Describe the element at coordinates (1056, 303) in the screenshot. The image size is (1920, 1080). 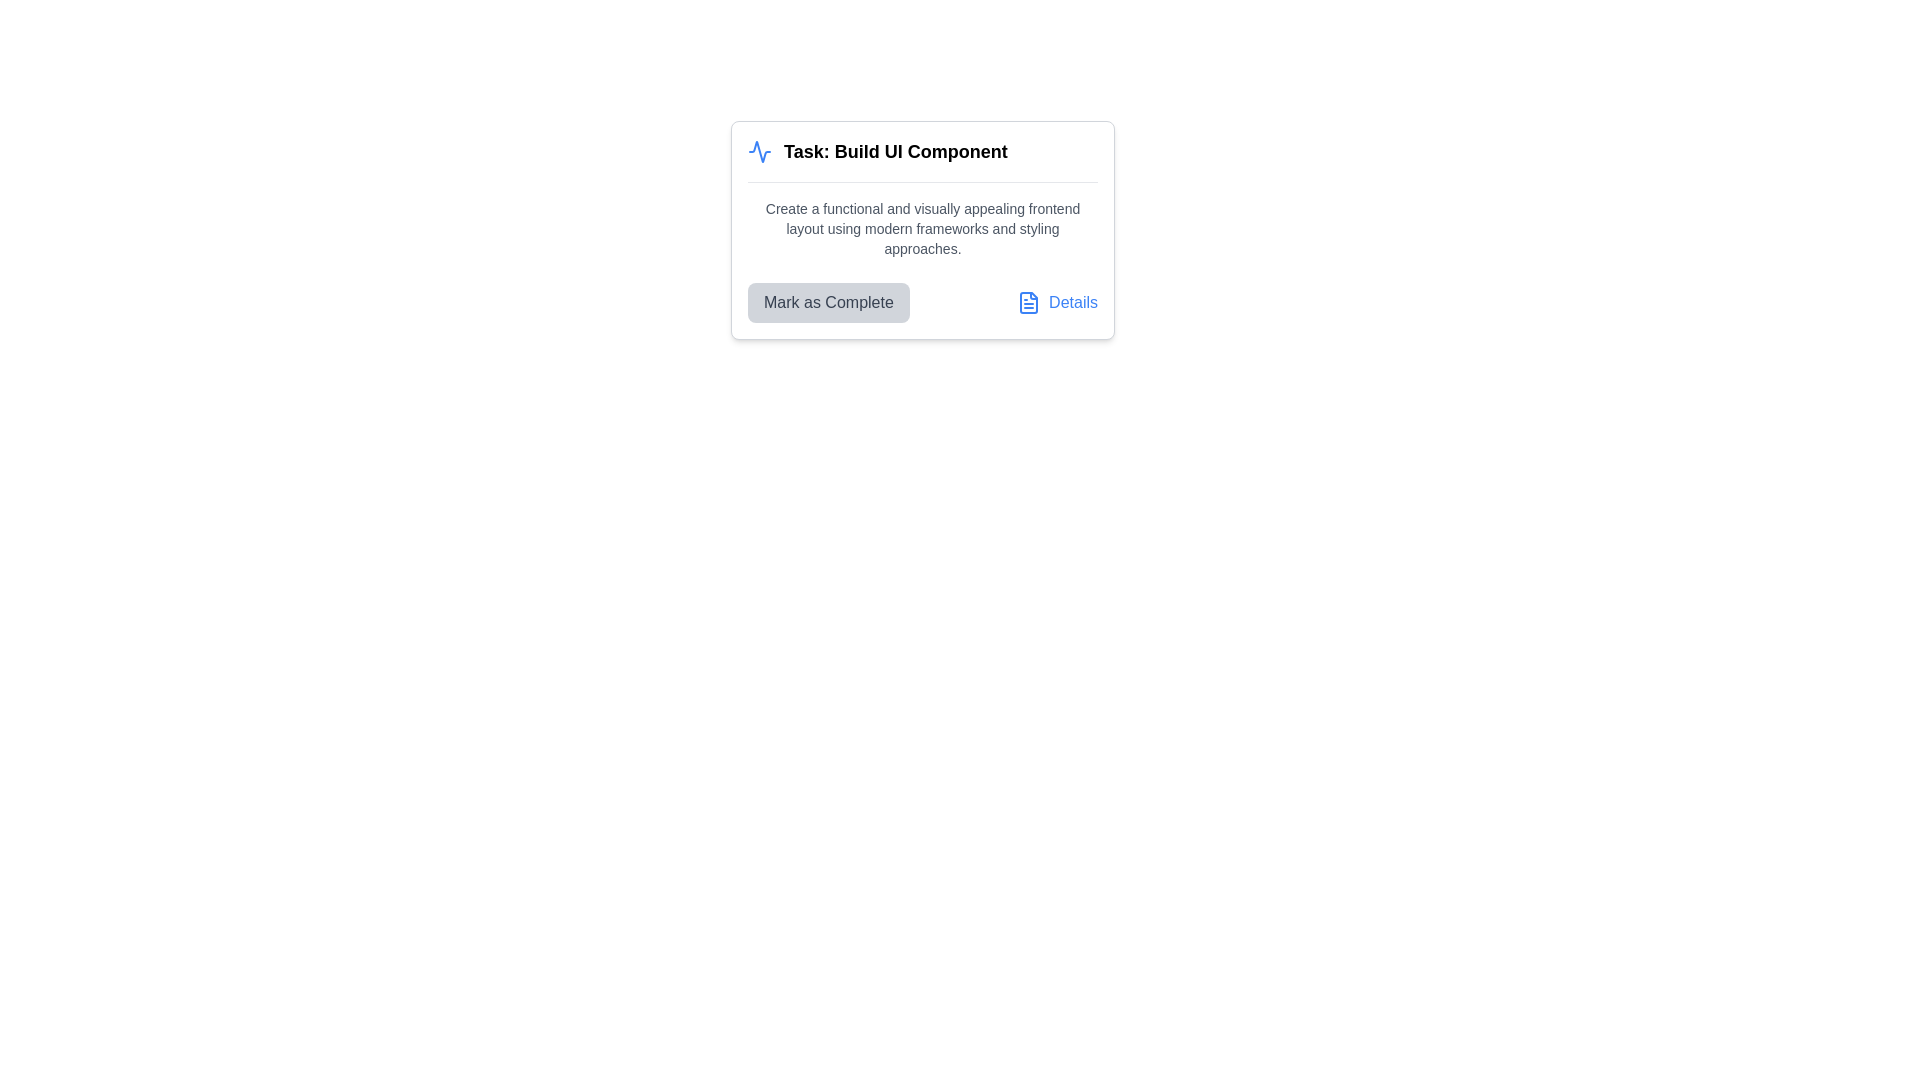
I see `the navigational link located in the lower-right corner of the card layout` at that location.